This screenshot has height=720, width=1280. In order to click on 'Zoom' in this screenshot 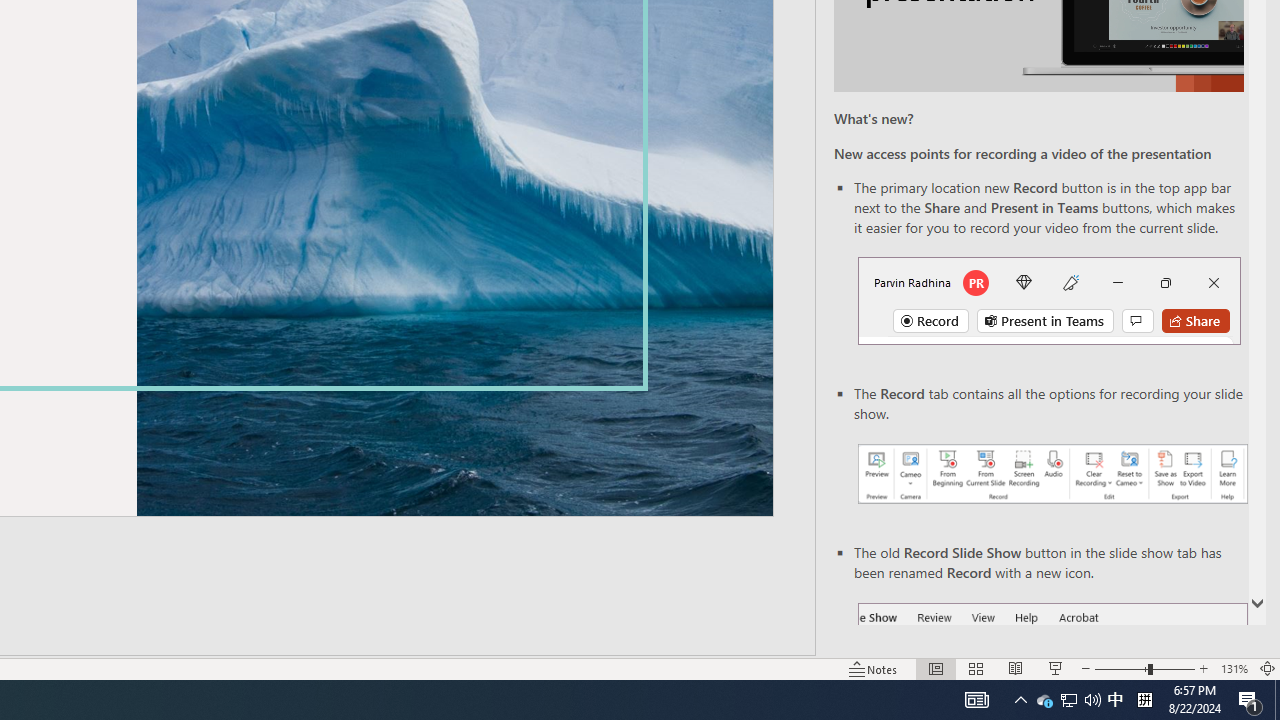, I will do `click(1144, 669)`.